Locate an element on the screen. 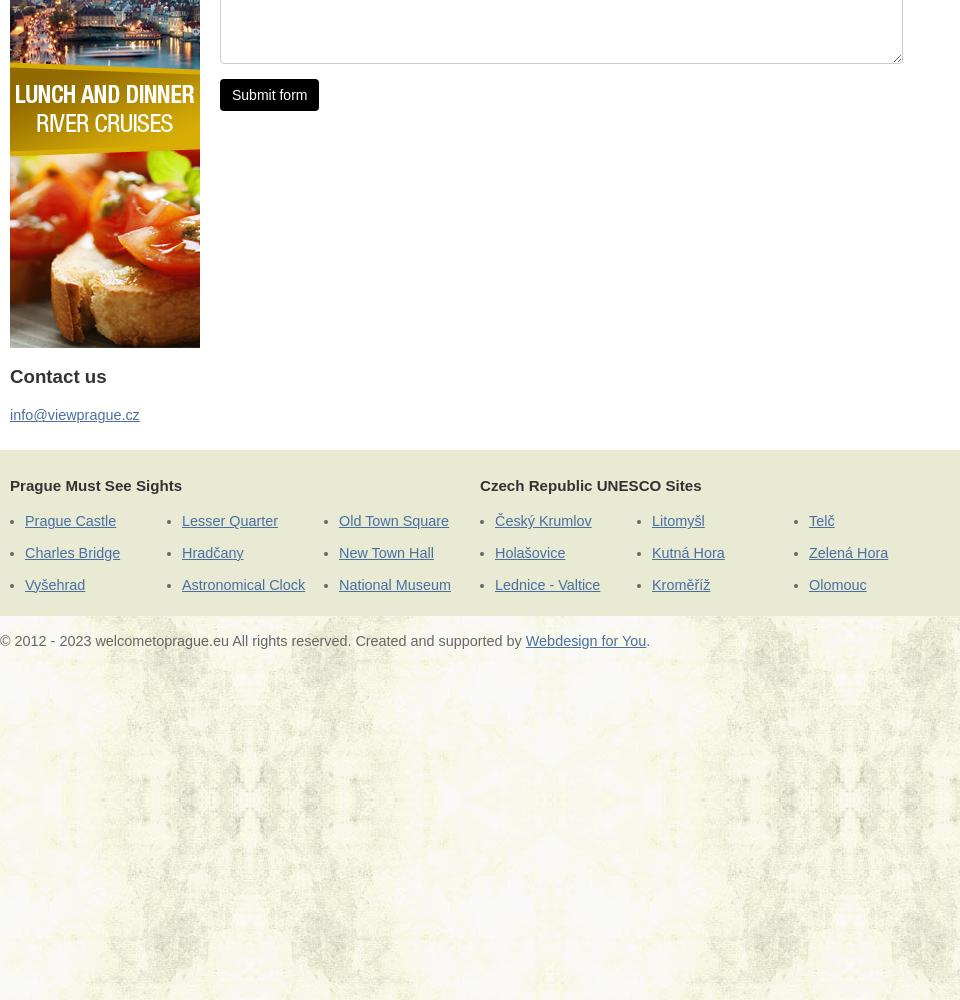  'Vyšehrad' is located at coordinates (54, 583).